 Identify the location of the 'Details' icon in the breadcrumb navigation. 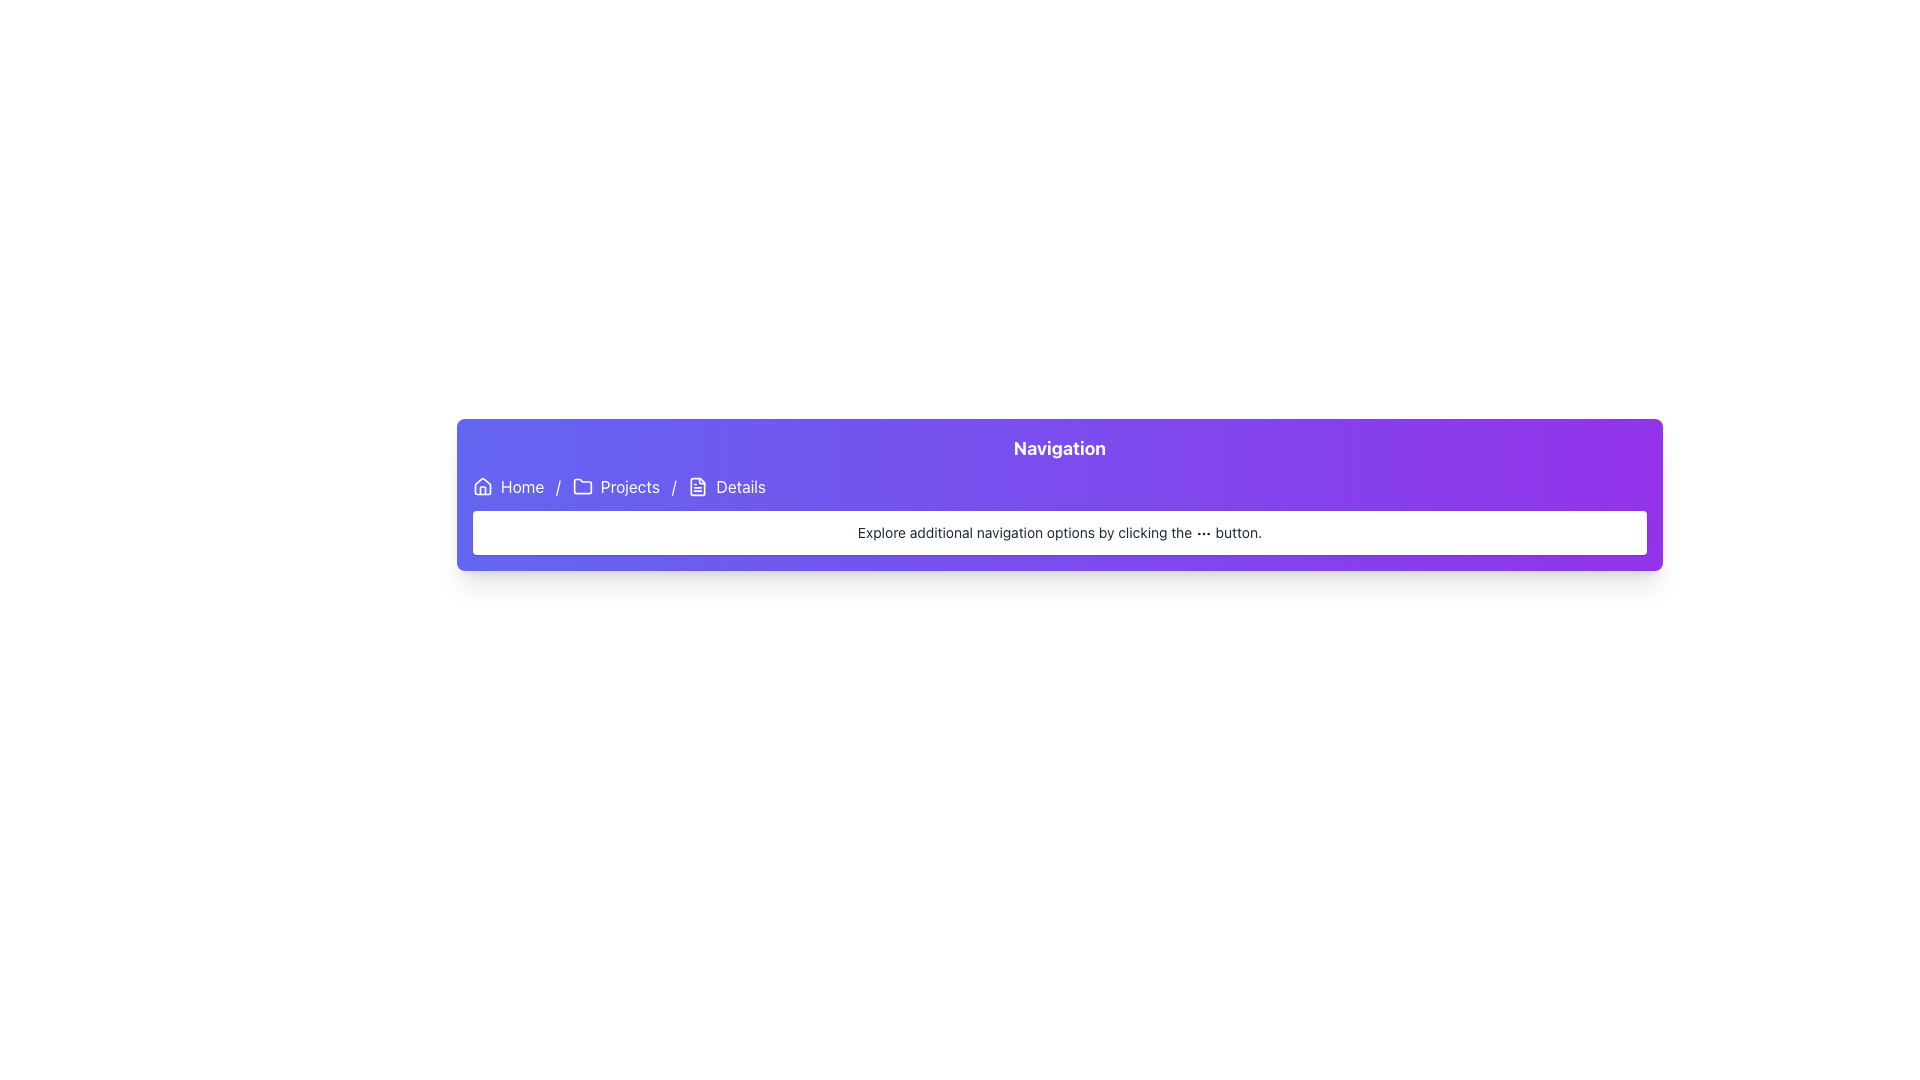
(698, 486).